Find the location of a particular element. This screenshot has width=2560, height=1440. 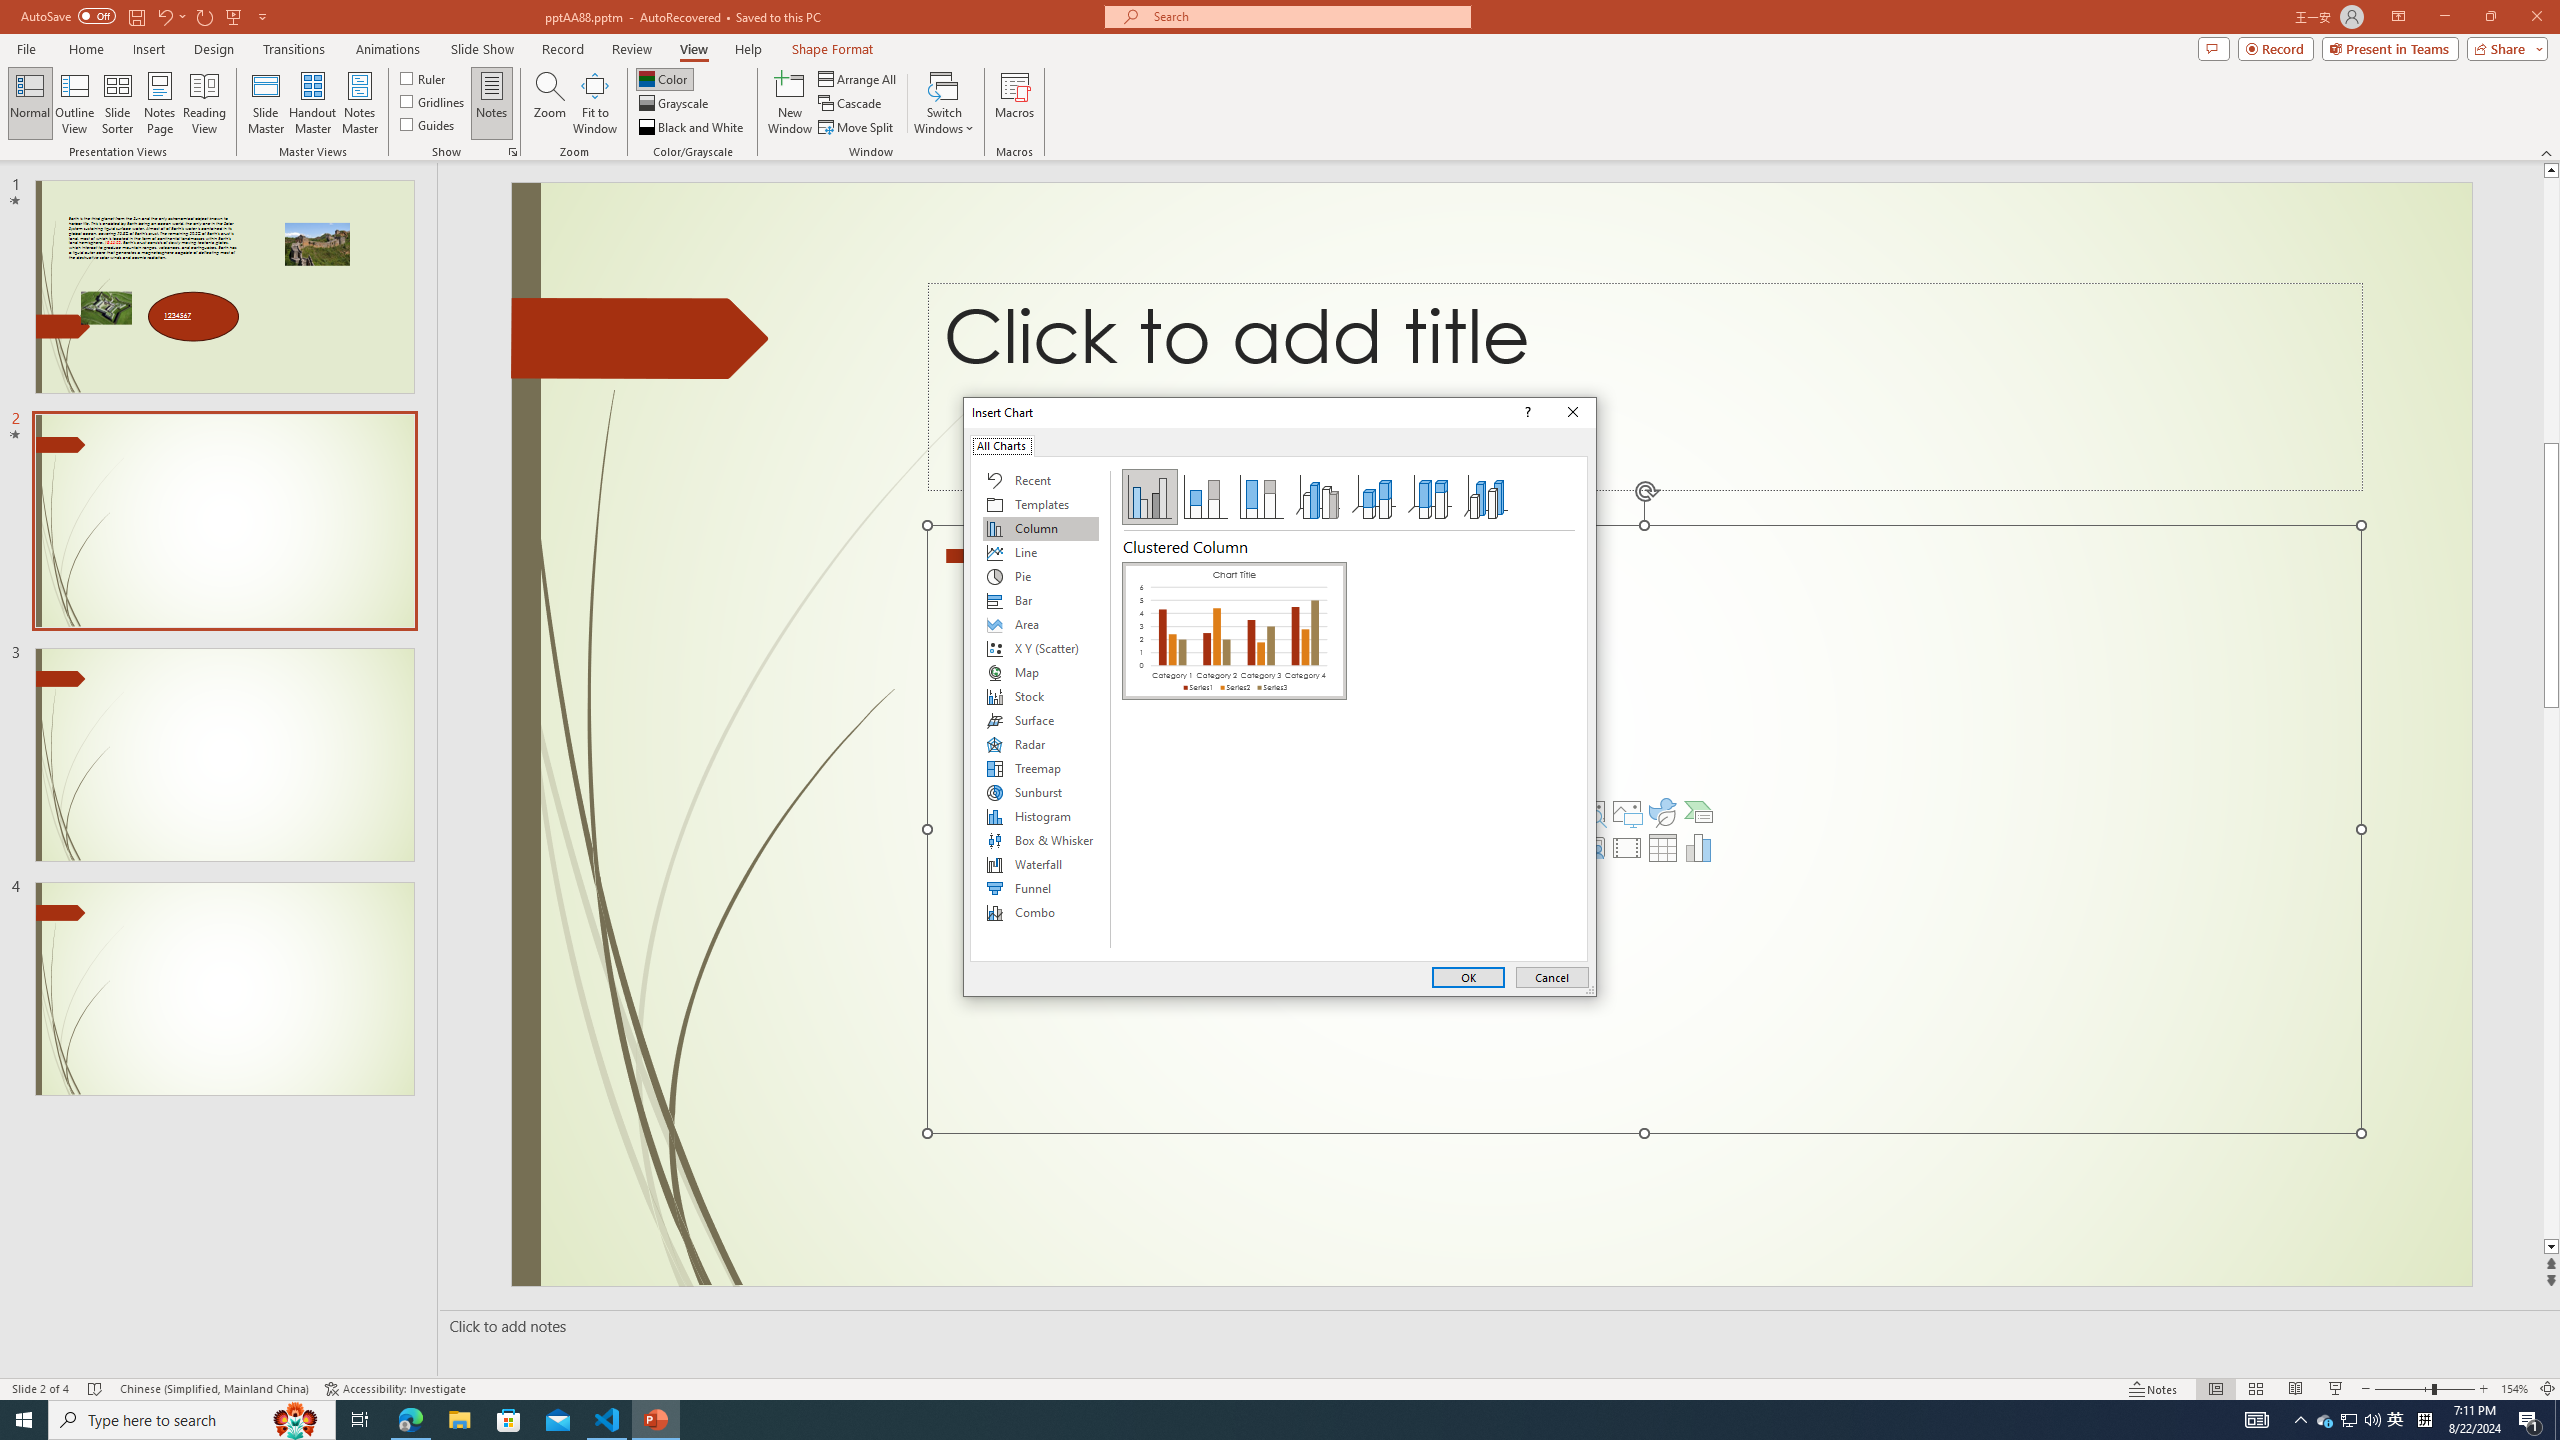

'3-D Stacked Column' is located at coordinates (1373, 497).